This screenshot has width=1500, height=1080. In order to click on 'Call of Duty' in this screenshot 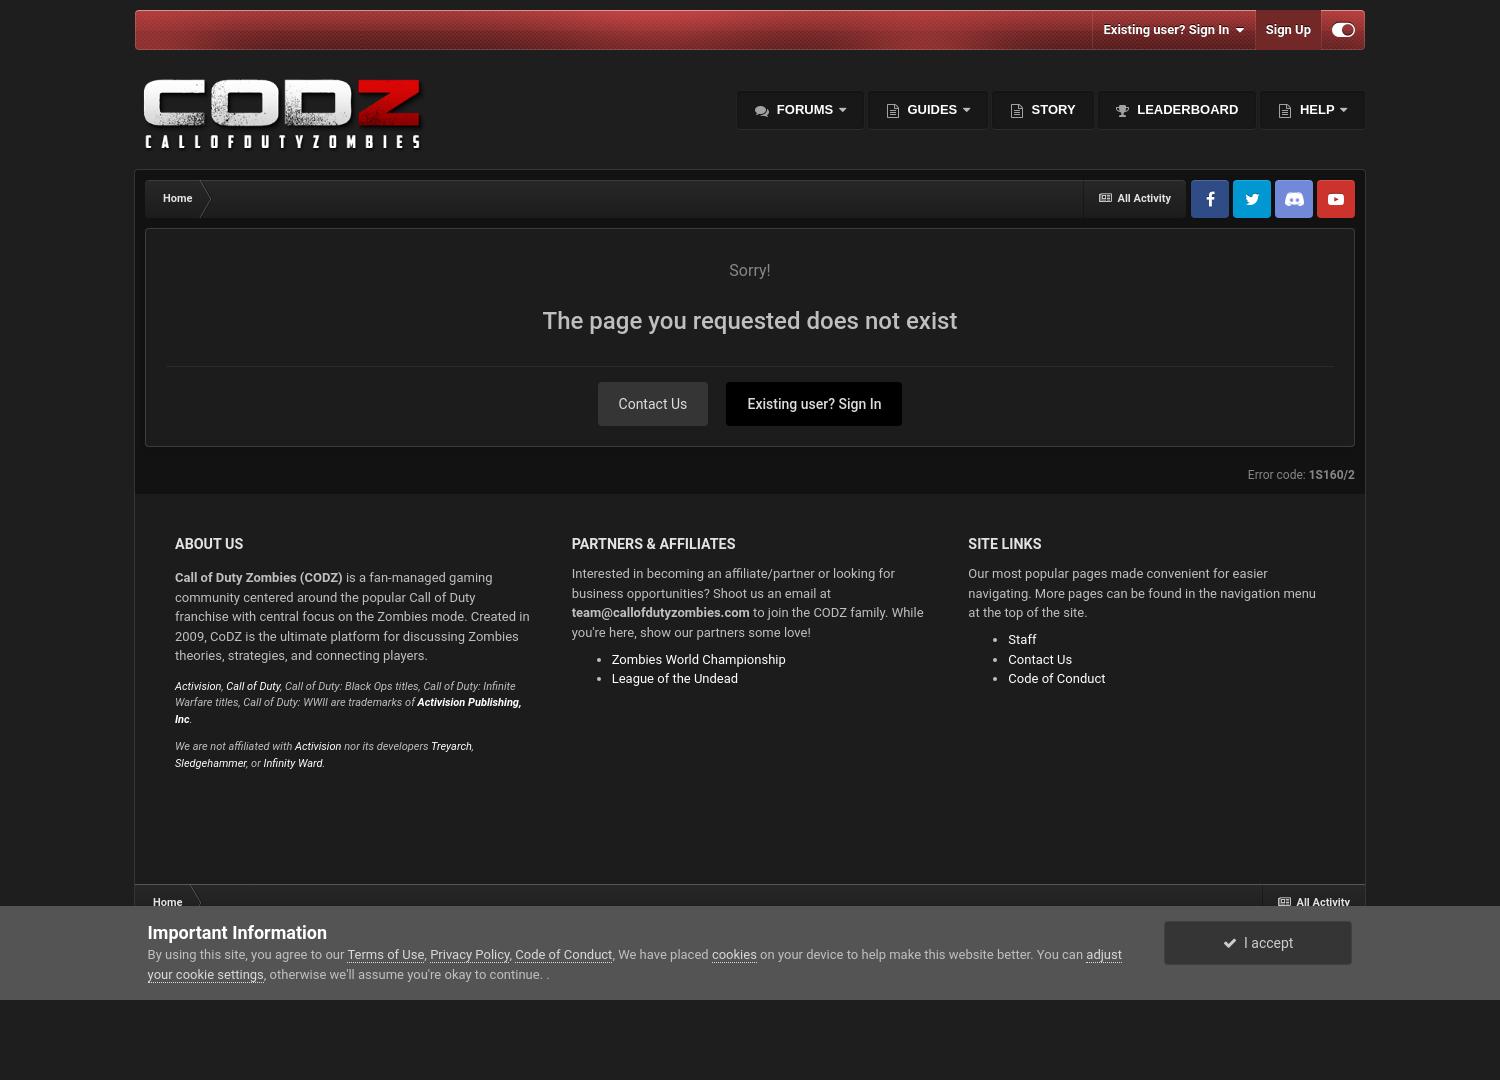, I will do `click(253, 684)`.